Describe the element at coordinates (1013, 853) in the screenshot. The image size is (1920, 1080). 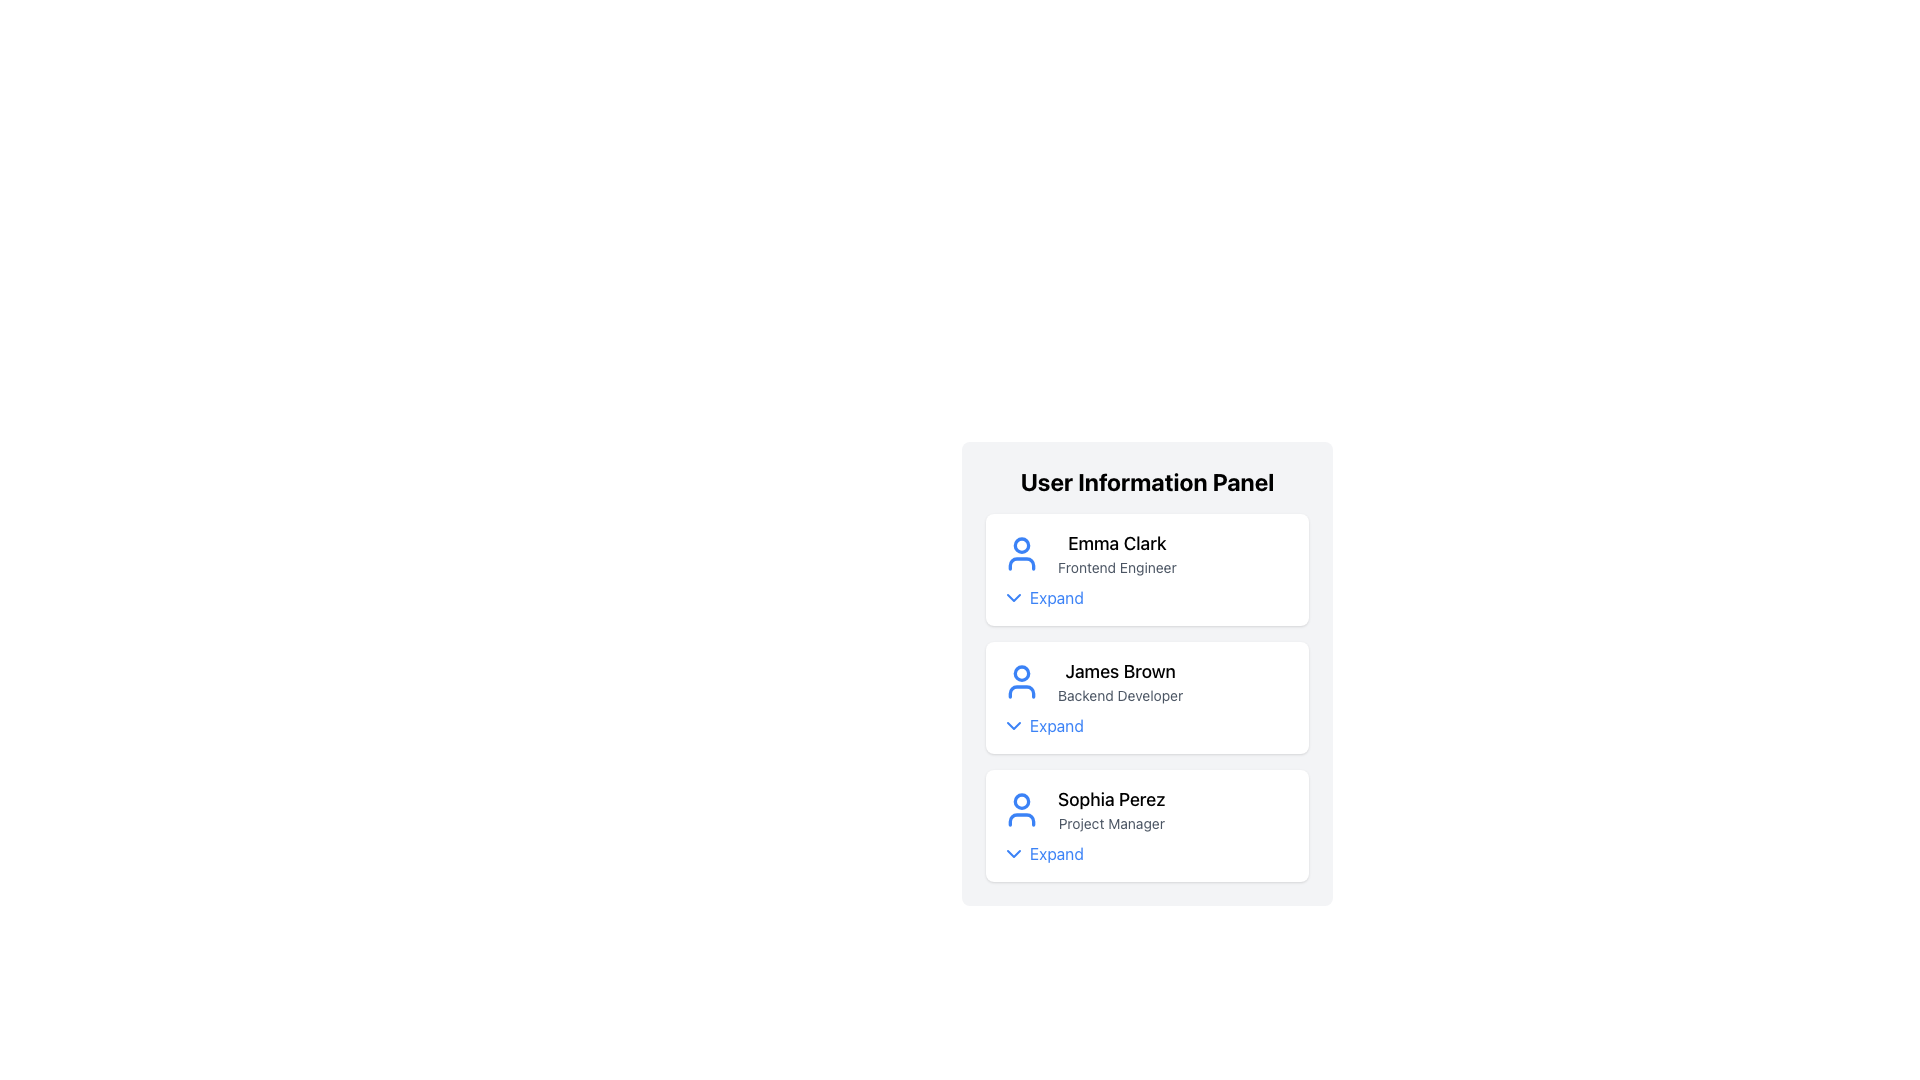
I see `the Downward Chevron Icon next to the 'Expand' text in the third user detail card for 'Sophia Perez, Project Manager'` at that location.